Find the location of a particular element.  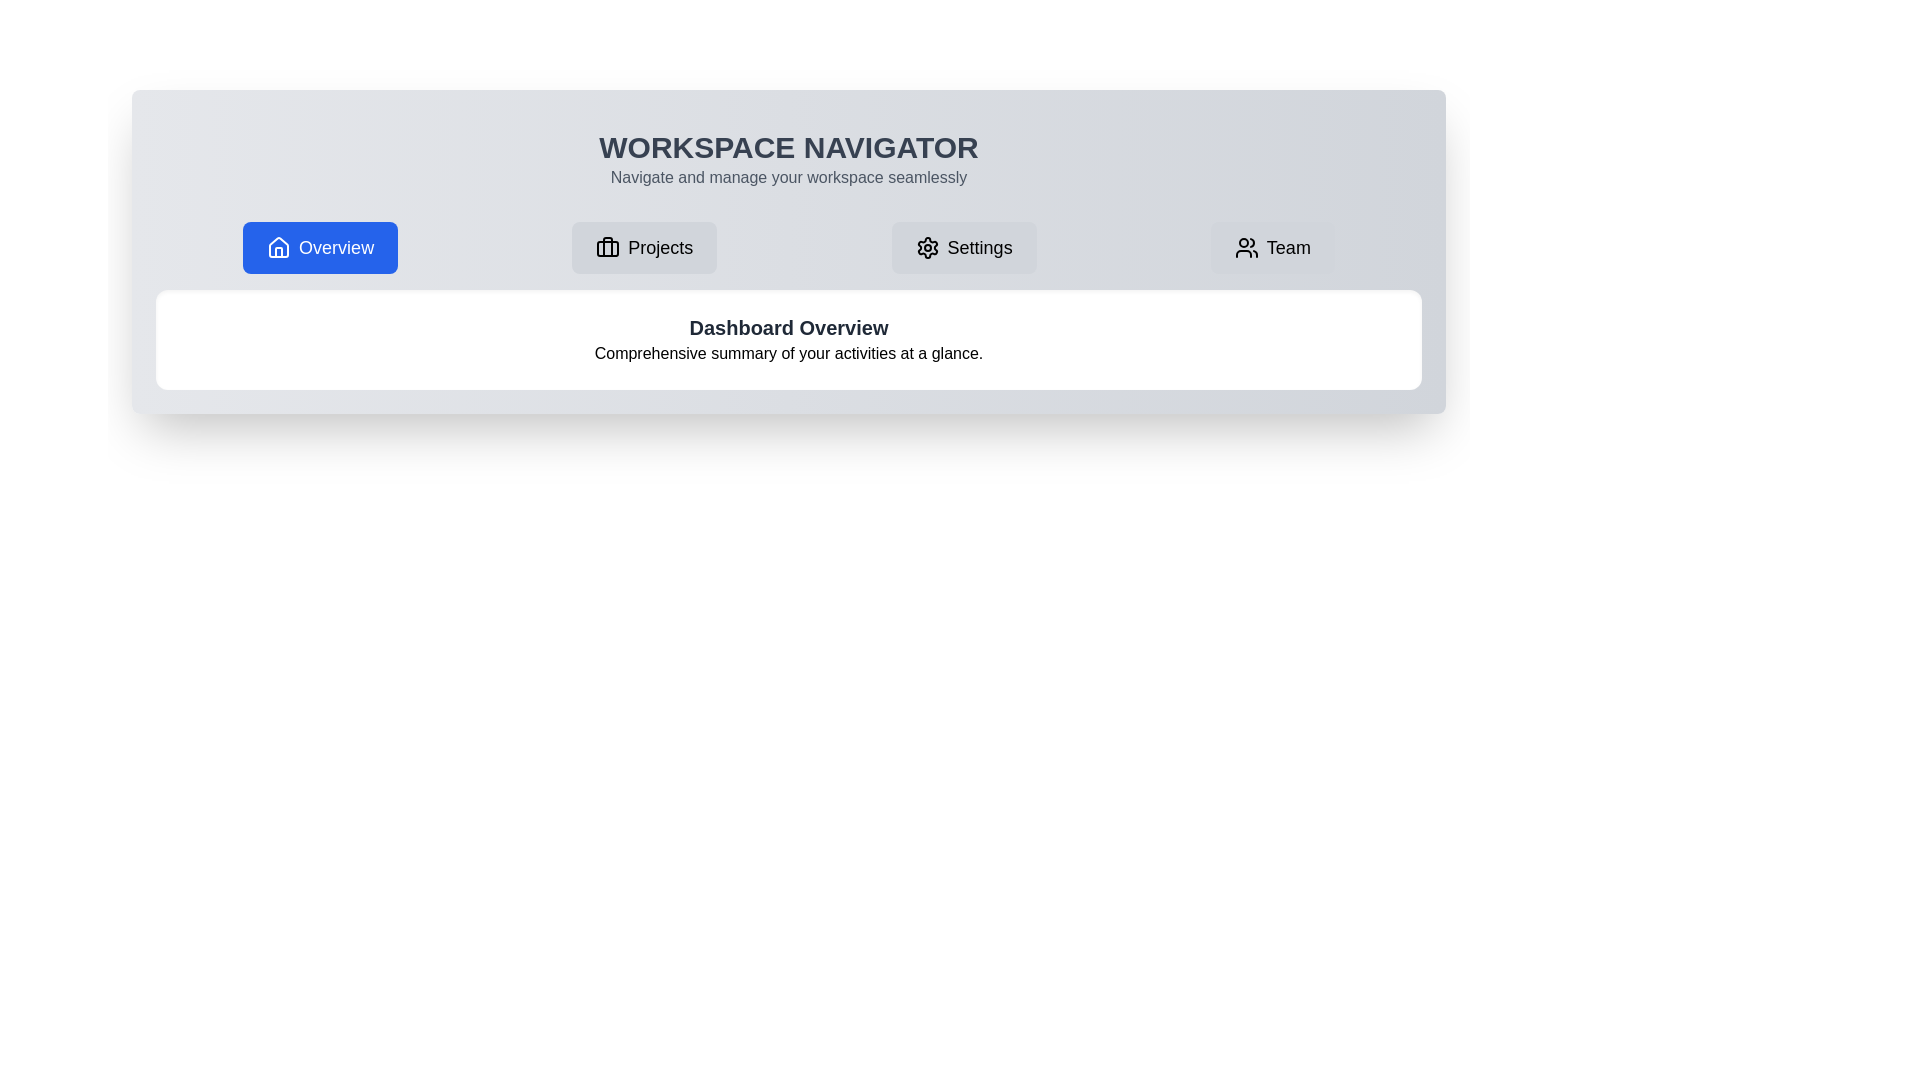

the icon representing two users, which is the leftmost graphical icon inside the 'Team' navigation button located in the top-right corner of the interface's top navigation bar is located at coordinates (1245, 246).